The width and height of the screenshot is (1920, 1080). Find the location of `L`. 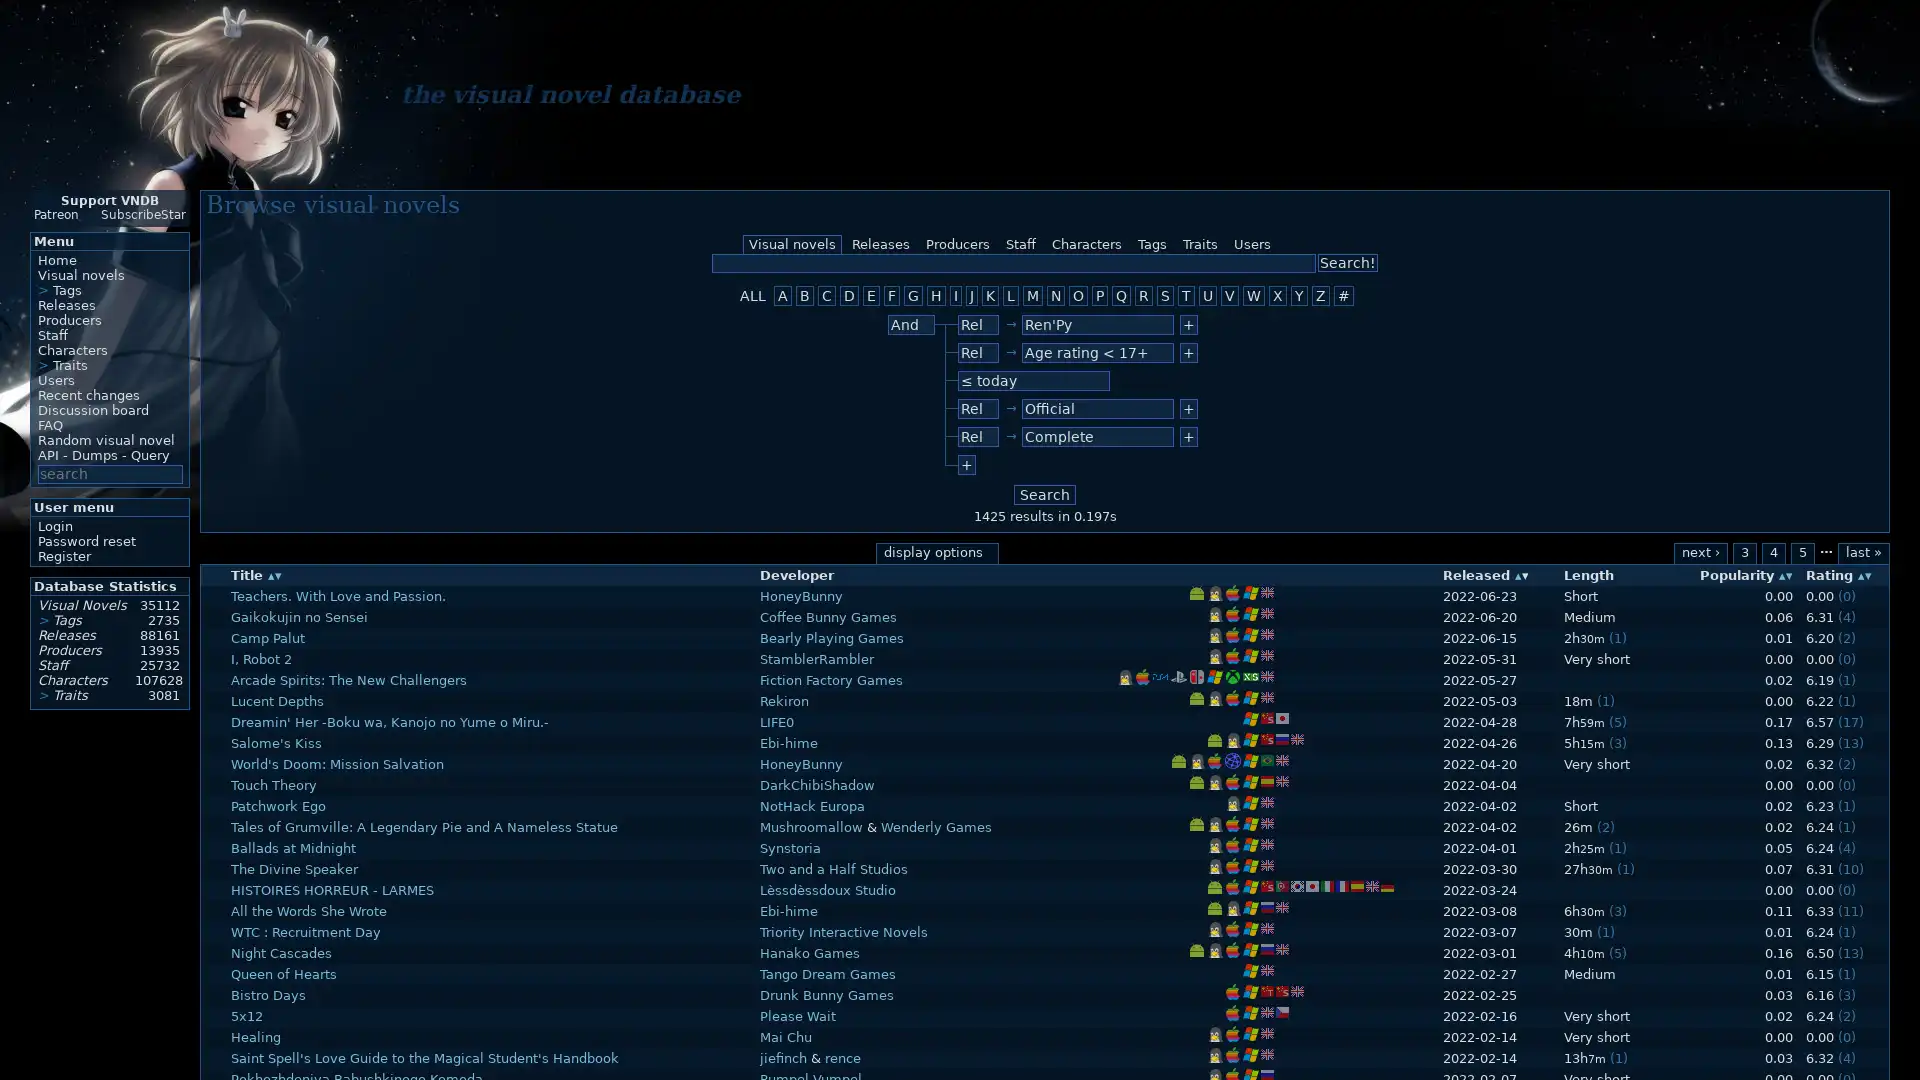

L is located at coordinates (1011, 296).